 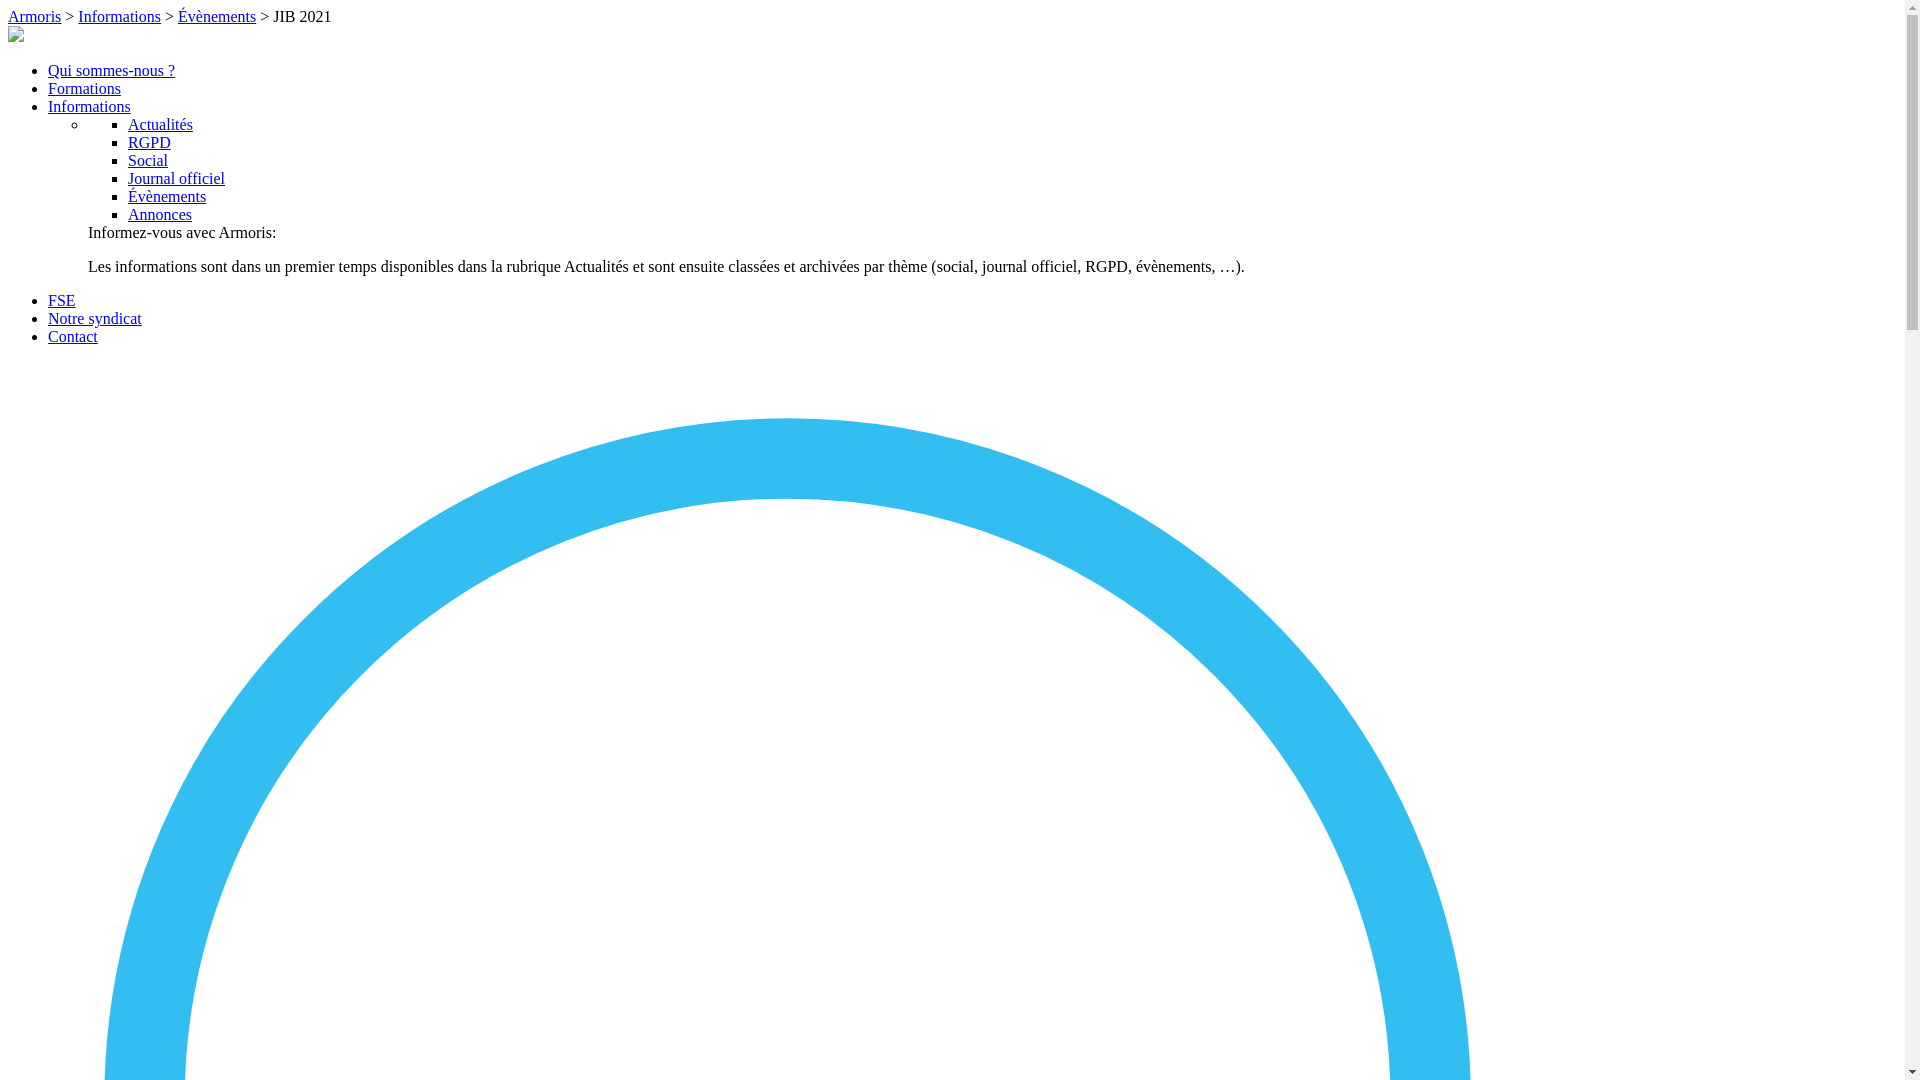 I want to click on 'FSE', so click(x=48, y=300).